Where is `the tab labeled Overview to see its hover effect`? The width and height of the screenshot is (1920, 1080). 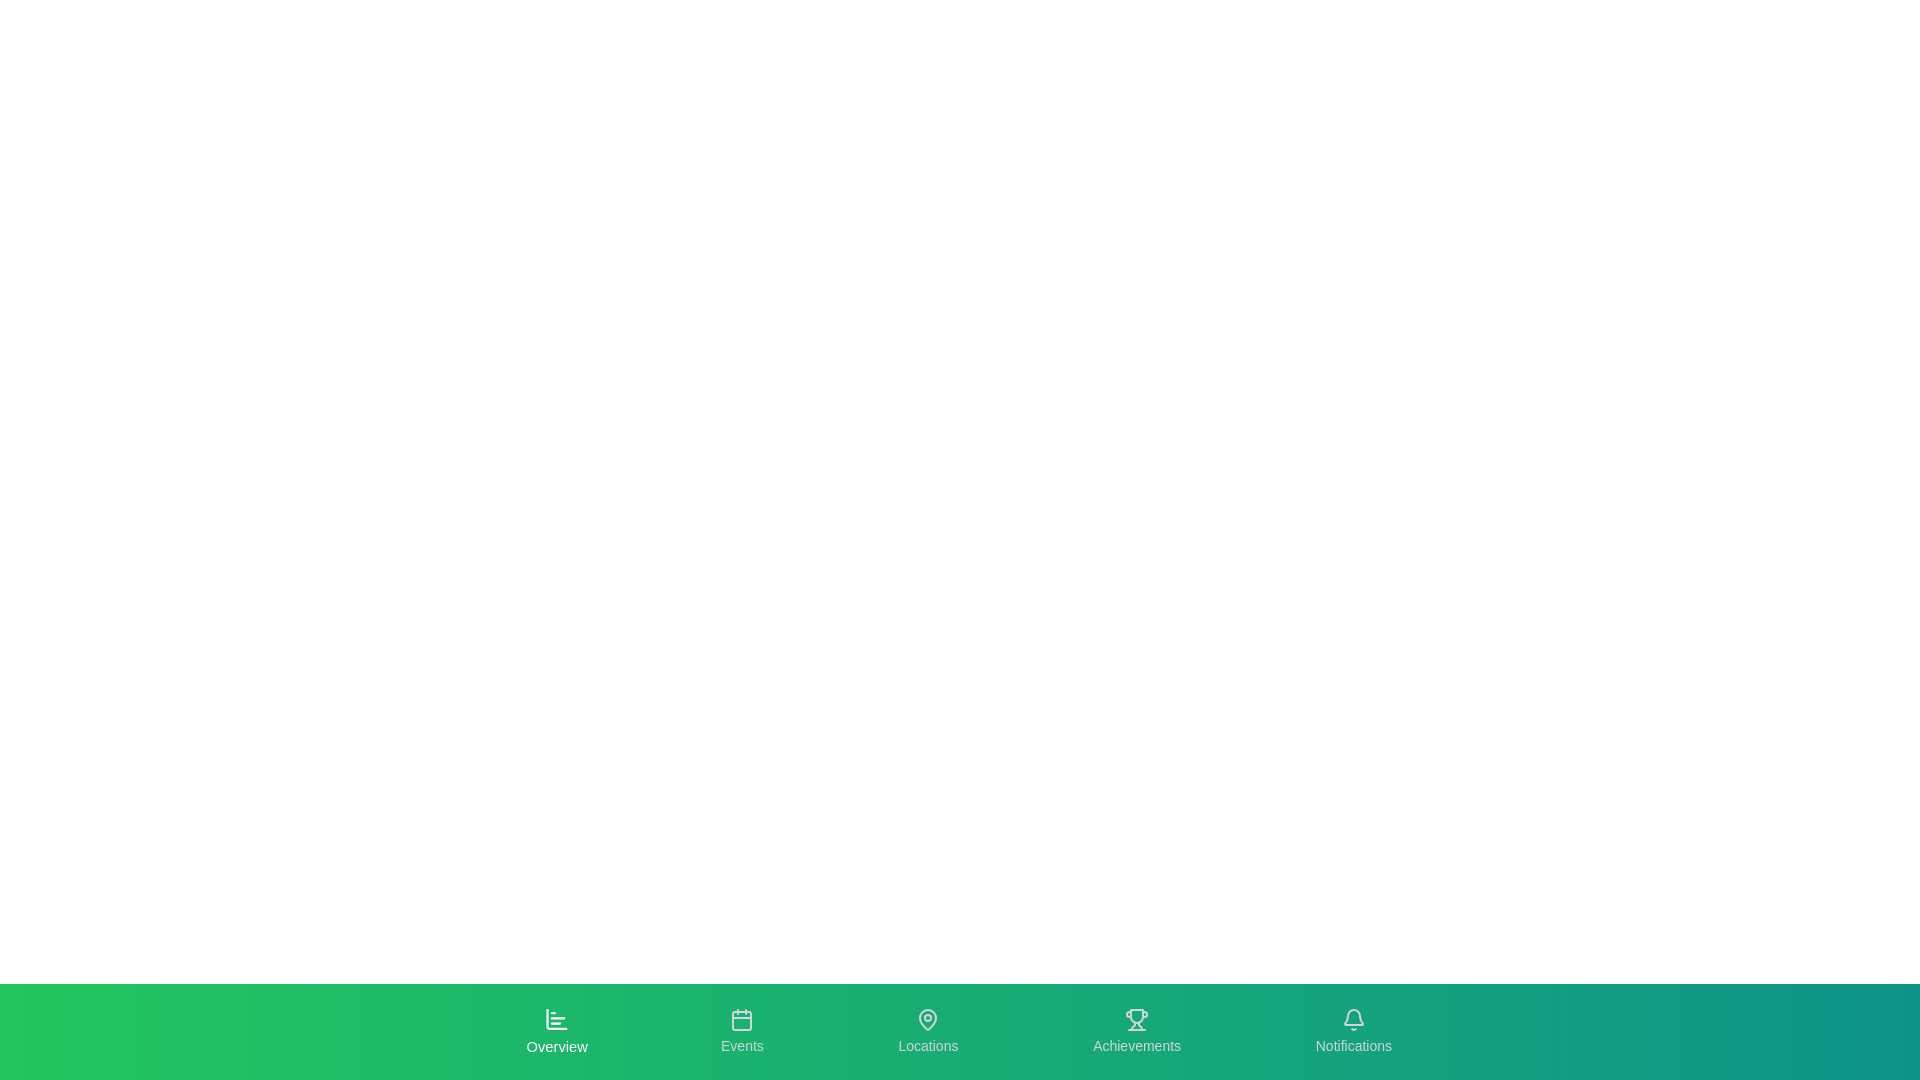 the tab labeled Overview to see its hover effect is located at coordinates (556, 1032).